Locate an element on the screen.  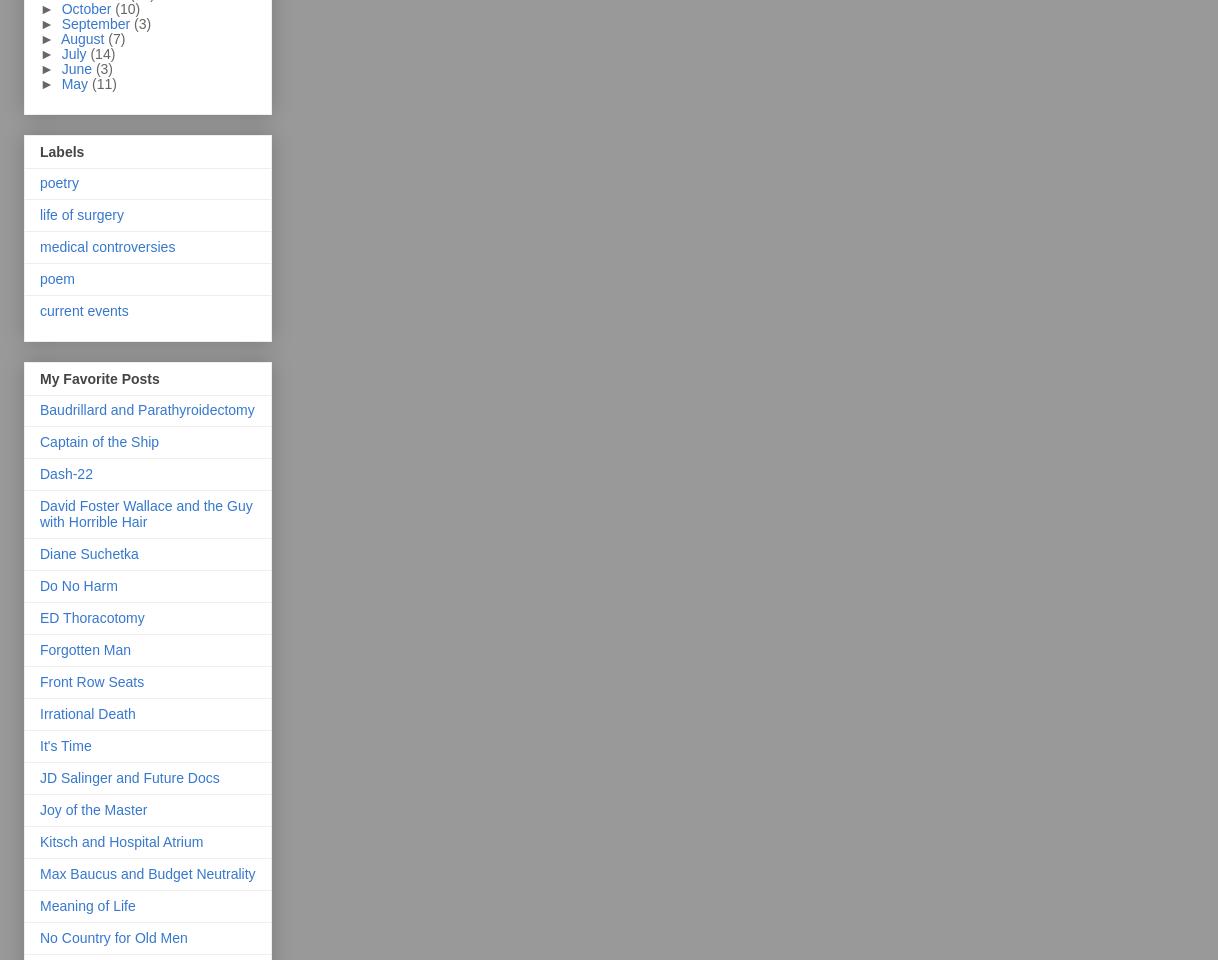
'poem' is located at coordinates (56, 277).